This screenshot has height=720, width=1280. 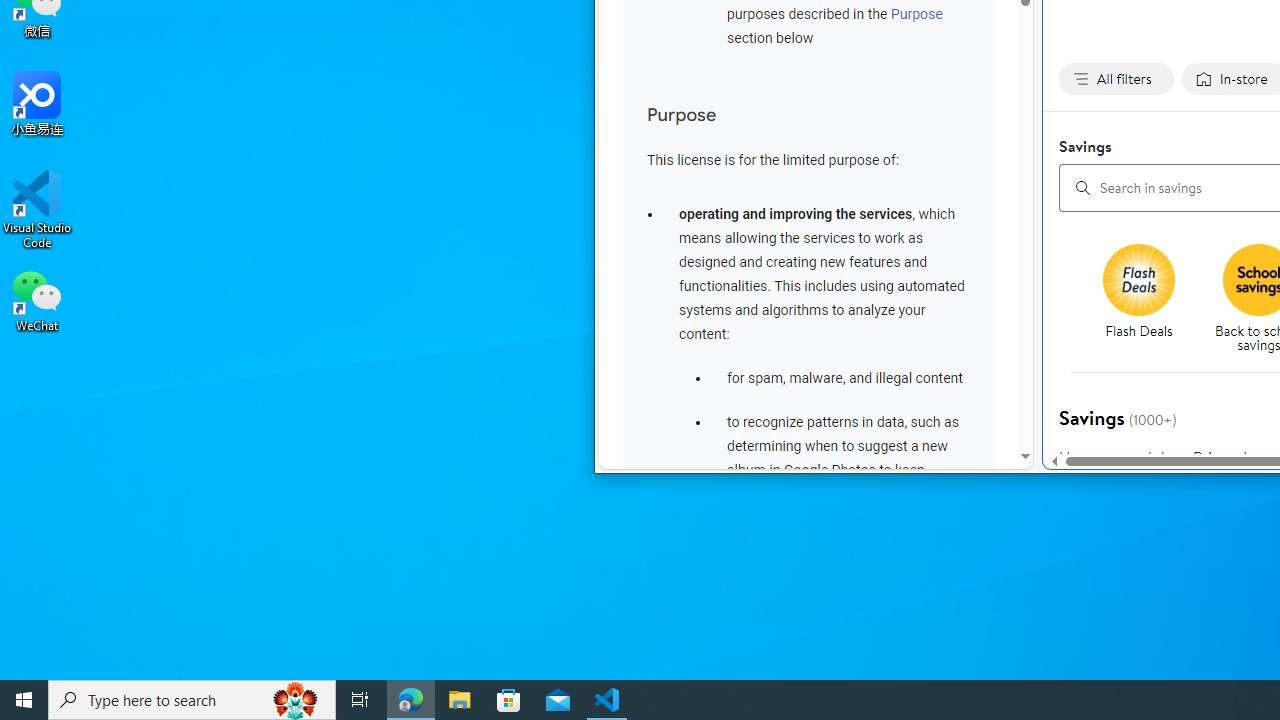 What do you see at coordinates (509, 698) in the screenshot?
I see `'Microsoft Store'` at bounding box center [509, 698].